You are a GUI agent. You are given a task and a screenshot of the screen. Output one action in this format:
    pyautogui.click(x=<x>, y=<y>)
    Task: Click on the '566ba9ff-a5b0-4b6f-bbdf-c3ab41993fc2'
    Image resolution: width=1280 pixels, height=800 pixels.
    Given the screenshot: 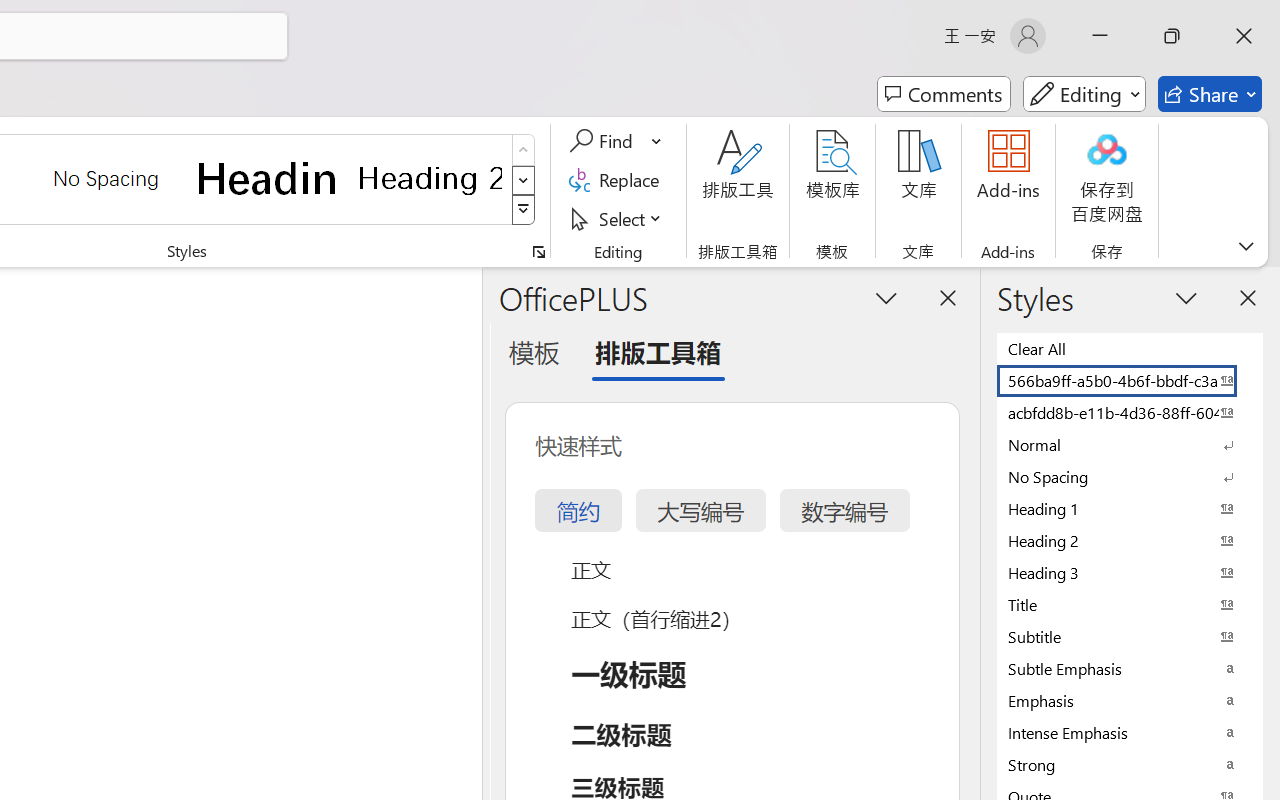 What is the action you would take?
    pyautogui.click(x=1130, y=379)
    